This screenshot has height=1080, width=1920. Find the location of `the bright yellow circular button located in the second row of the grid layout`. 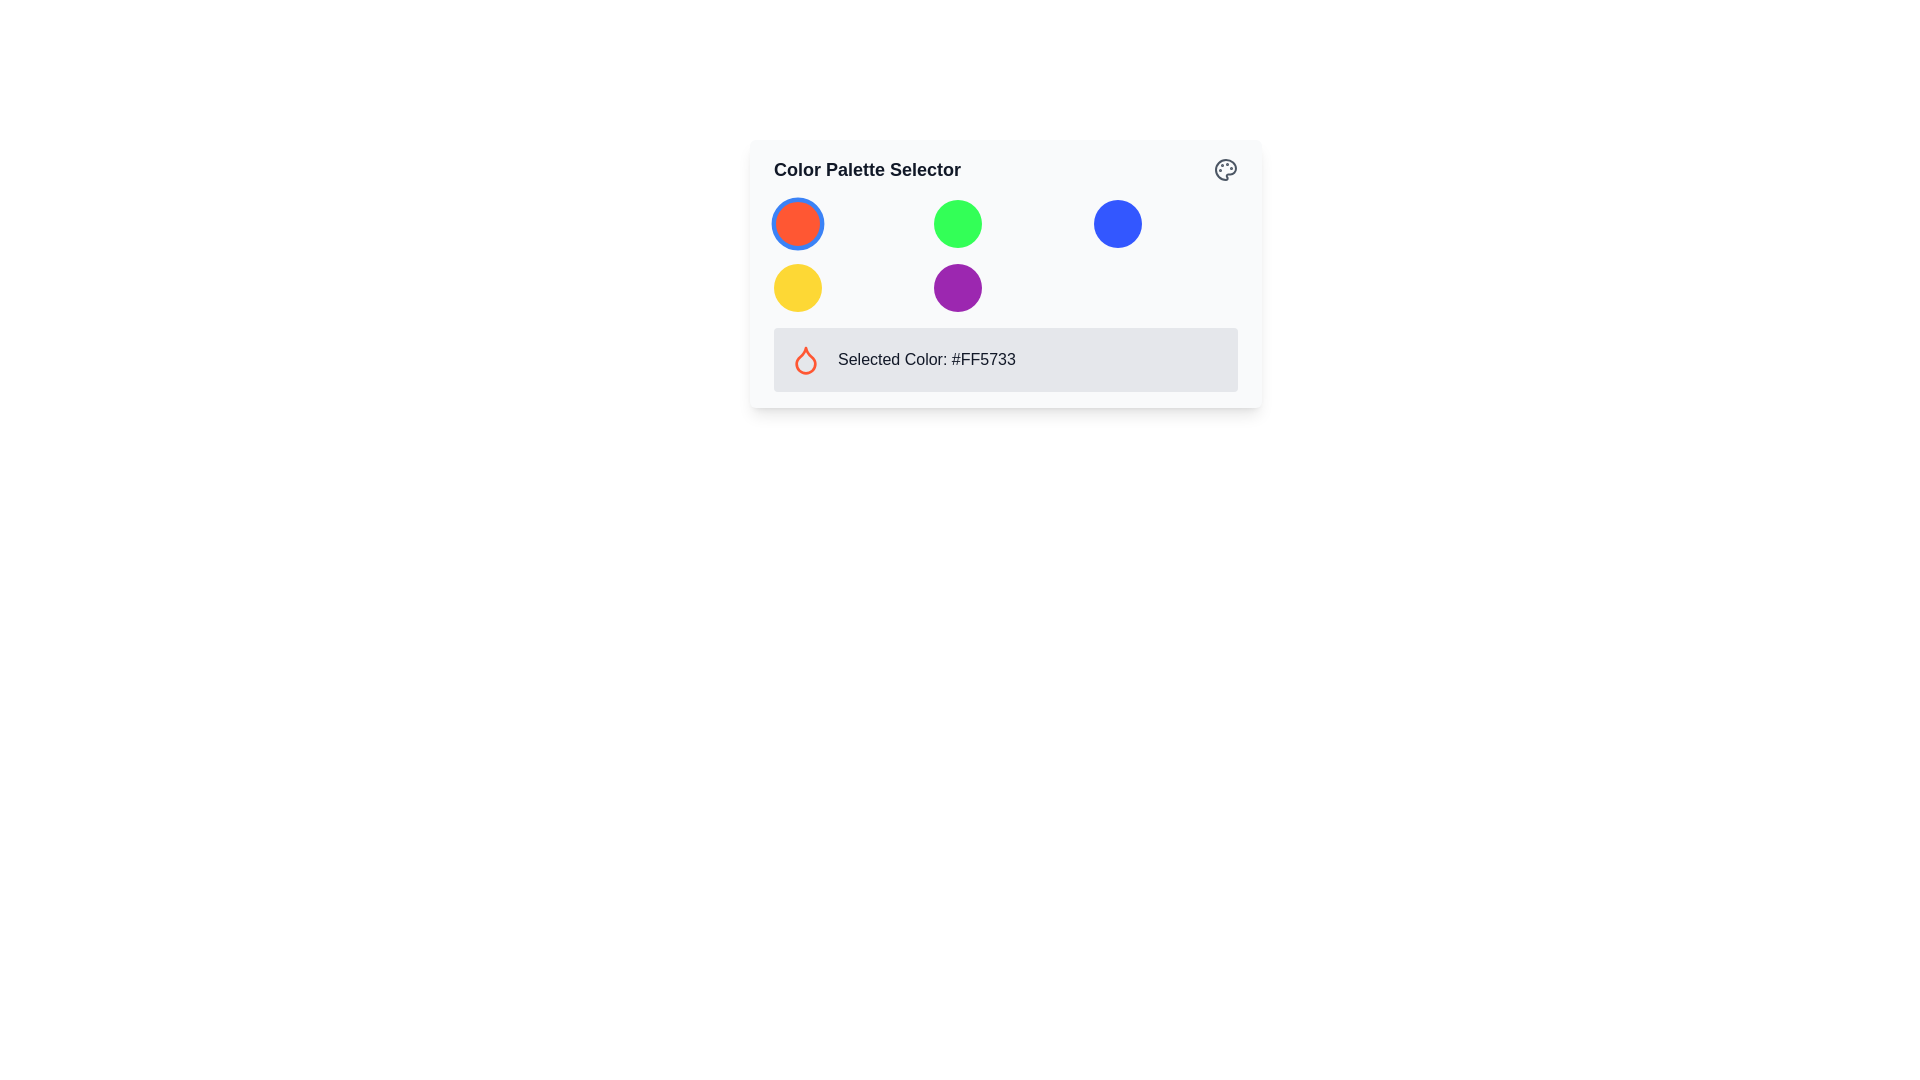

the bright yellow circular button located in the second row of the grid layout is located at coordinates (796, 288).